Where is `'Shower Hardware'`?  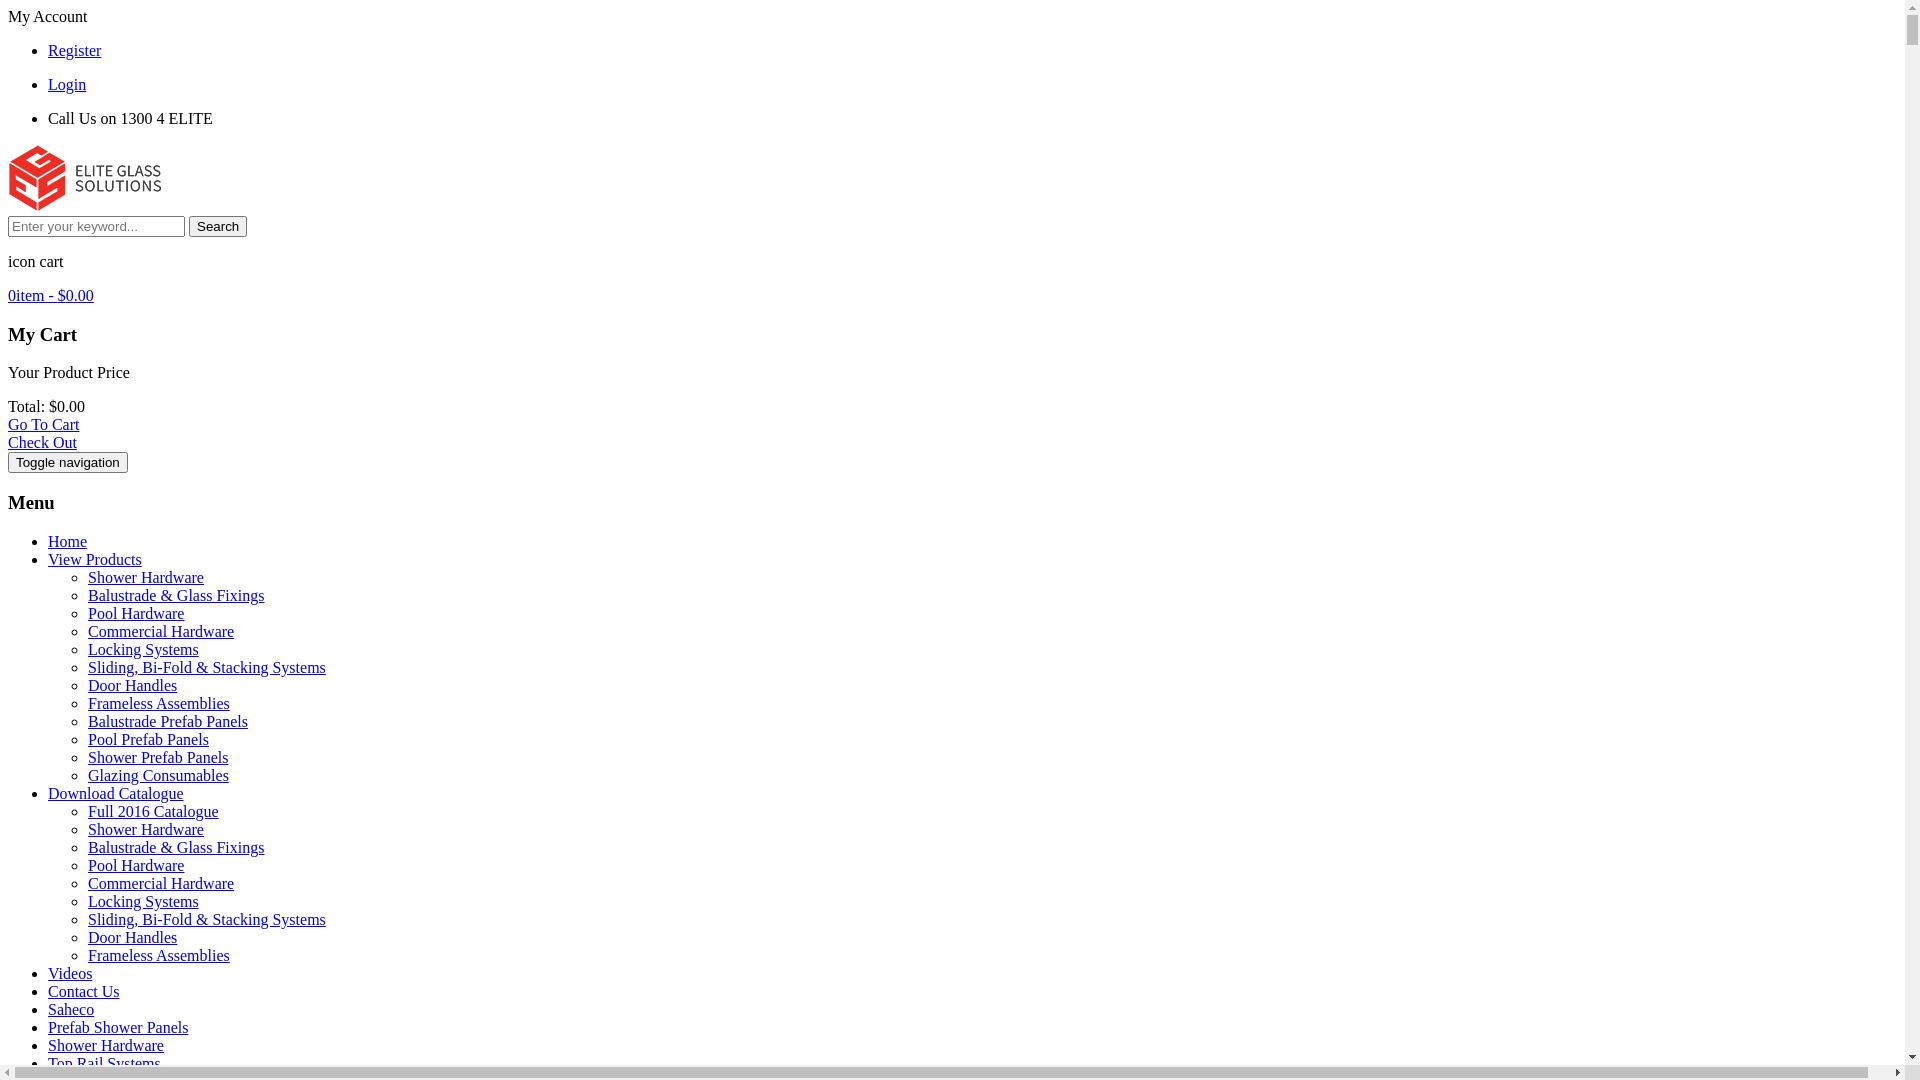
'Shower Hardware' is located at coordinates (144, 829).